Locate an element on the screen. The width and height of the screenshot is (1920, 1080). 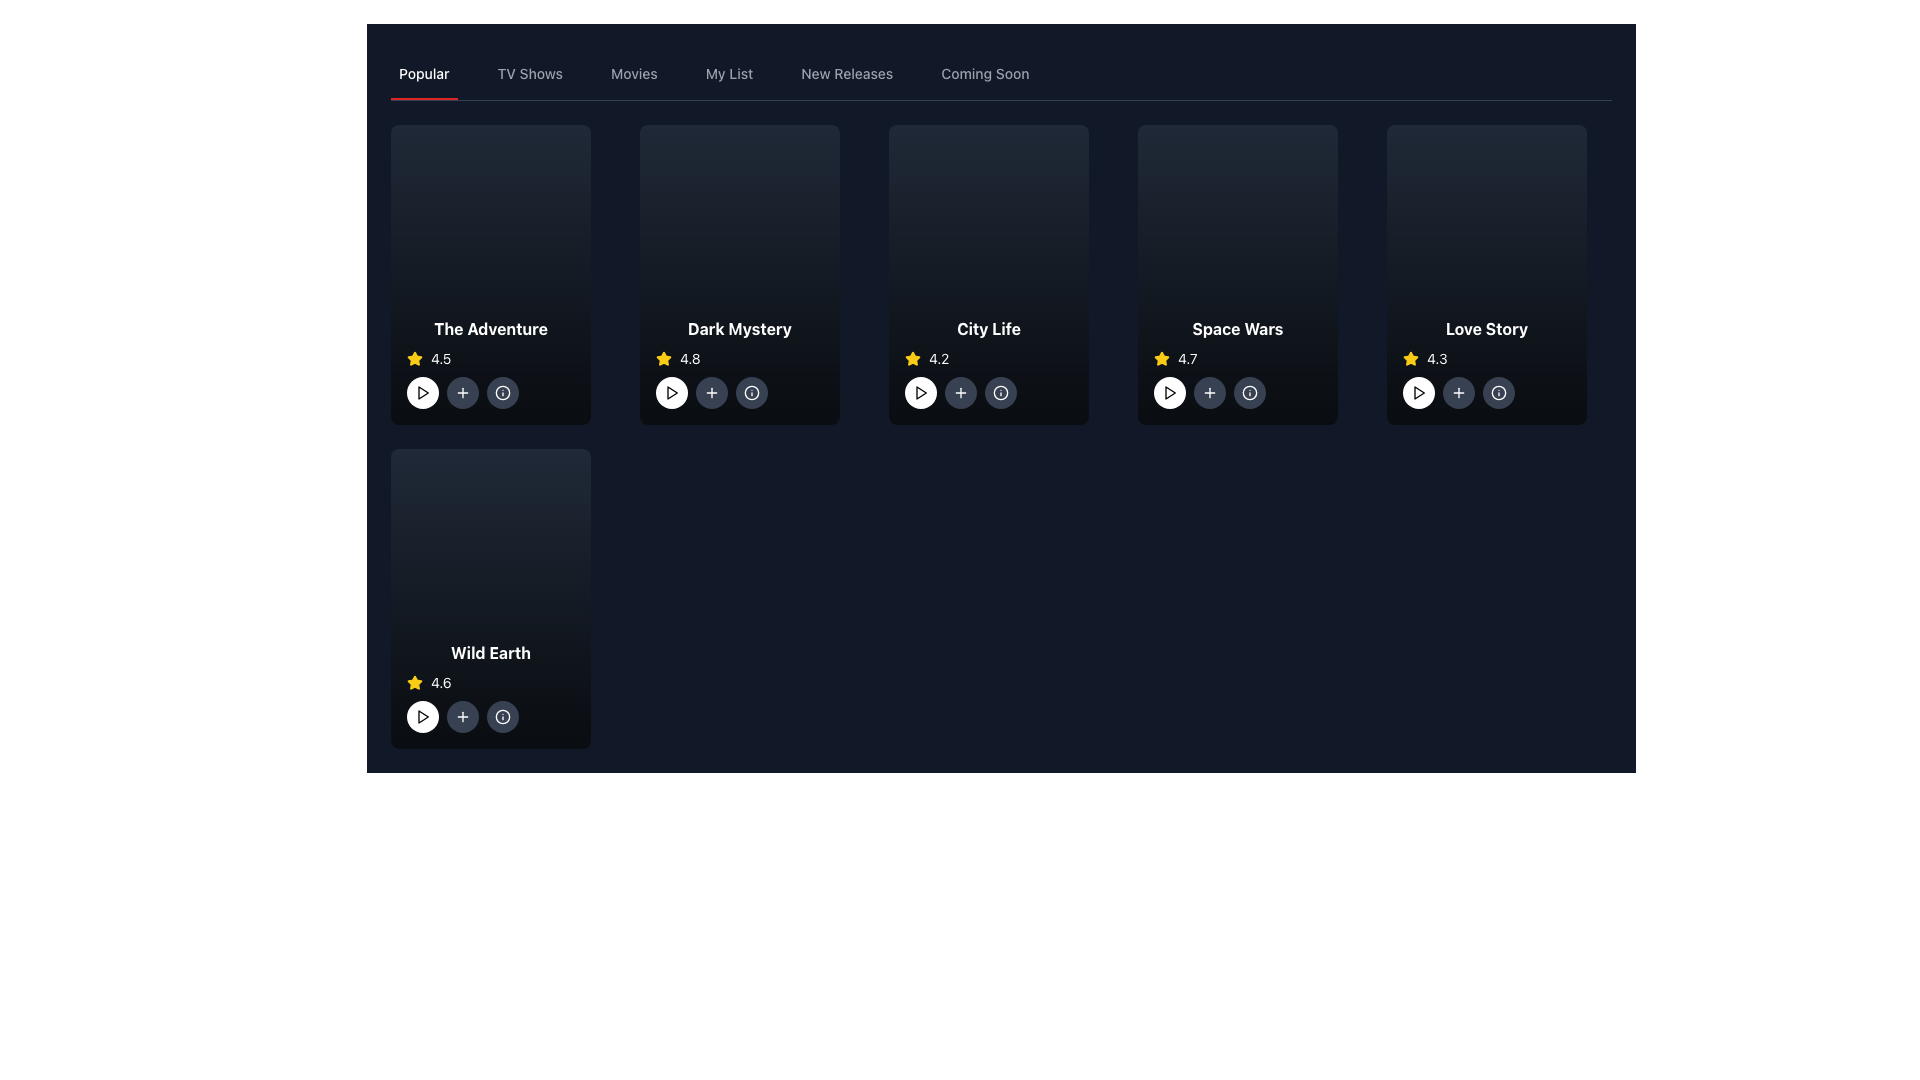
the third circular button in the horizontal set below the title 'The Adventure' is located at coordinates (503, 393).